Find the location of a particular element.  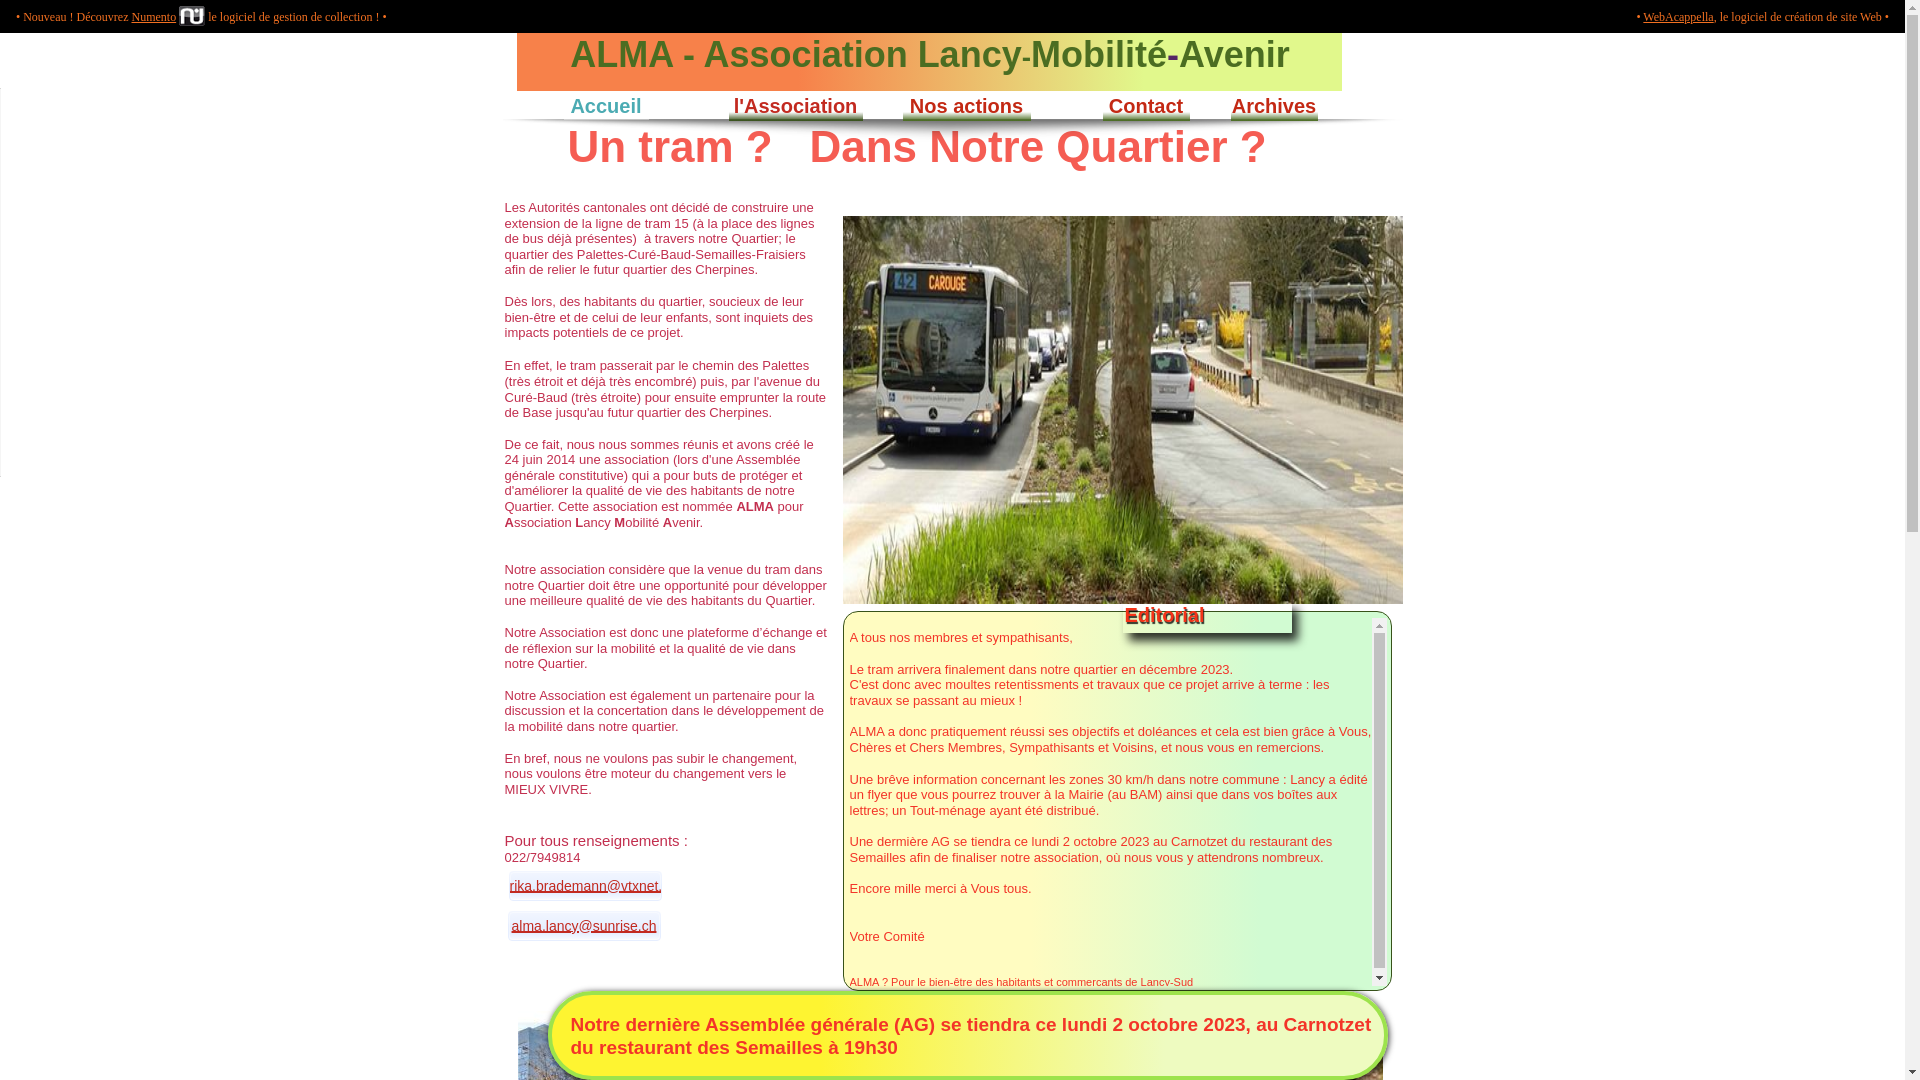

' ' is located at coordinates (504, 40).